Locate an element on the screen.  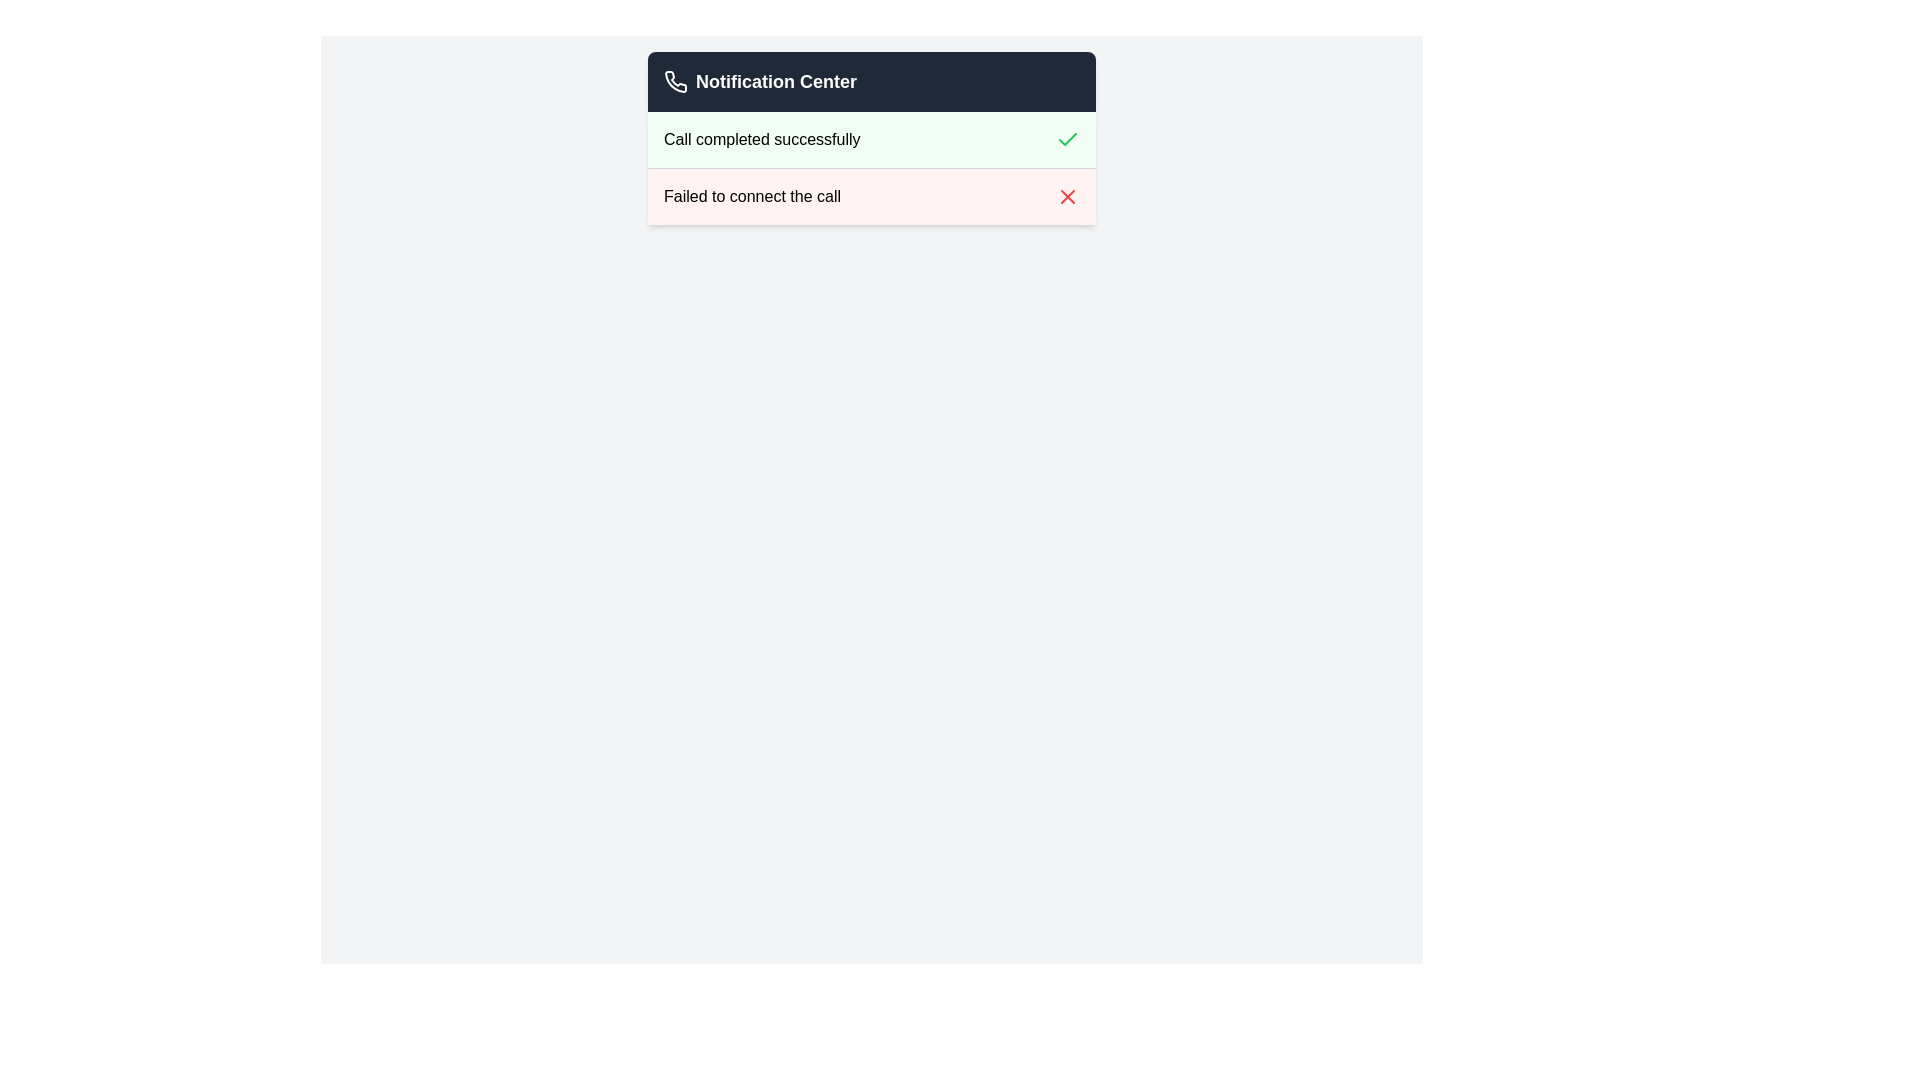
the notification text indicating a call connection attempt was unsuccessful, located below the 'Call completed successfully' text and to the left of the red 'X' icon is located at coordinates (751, 196).